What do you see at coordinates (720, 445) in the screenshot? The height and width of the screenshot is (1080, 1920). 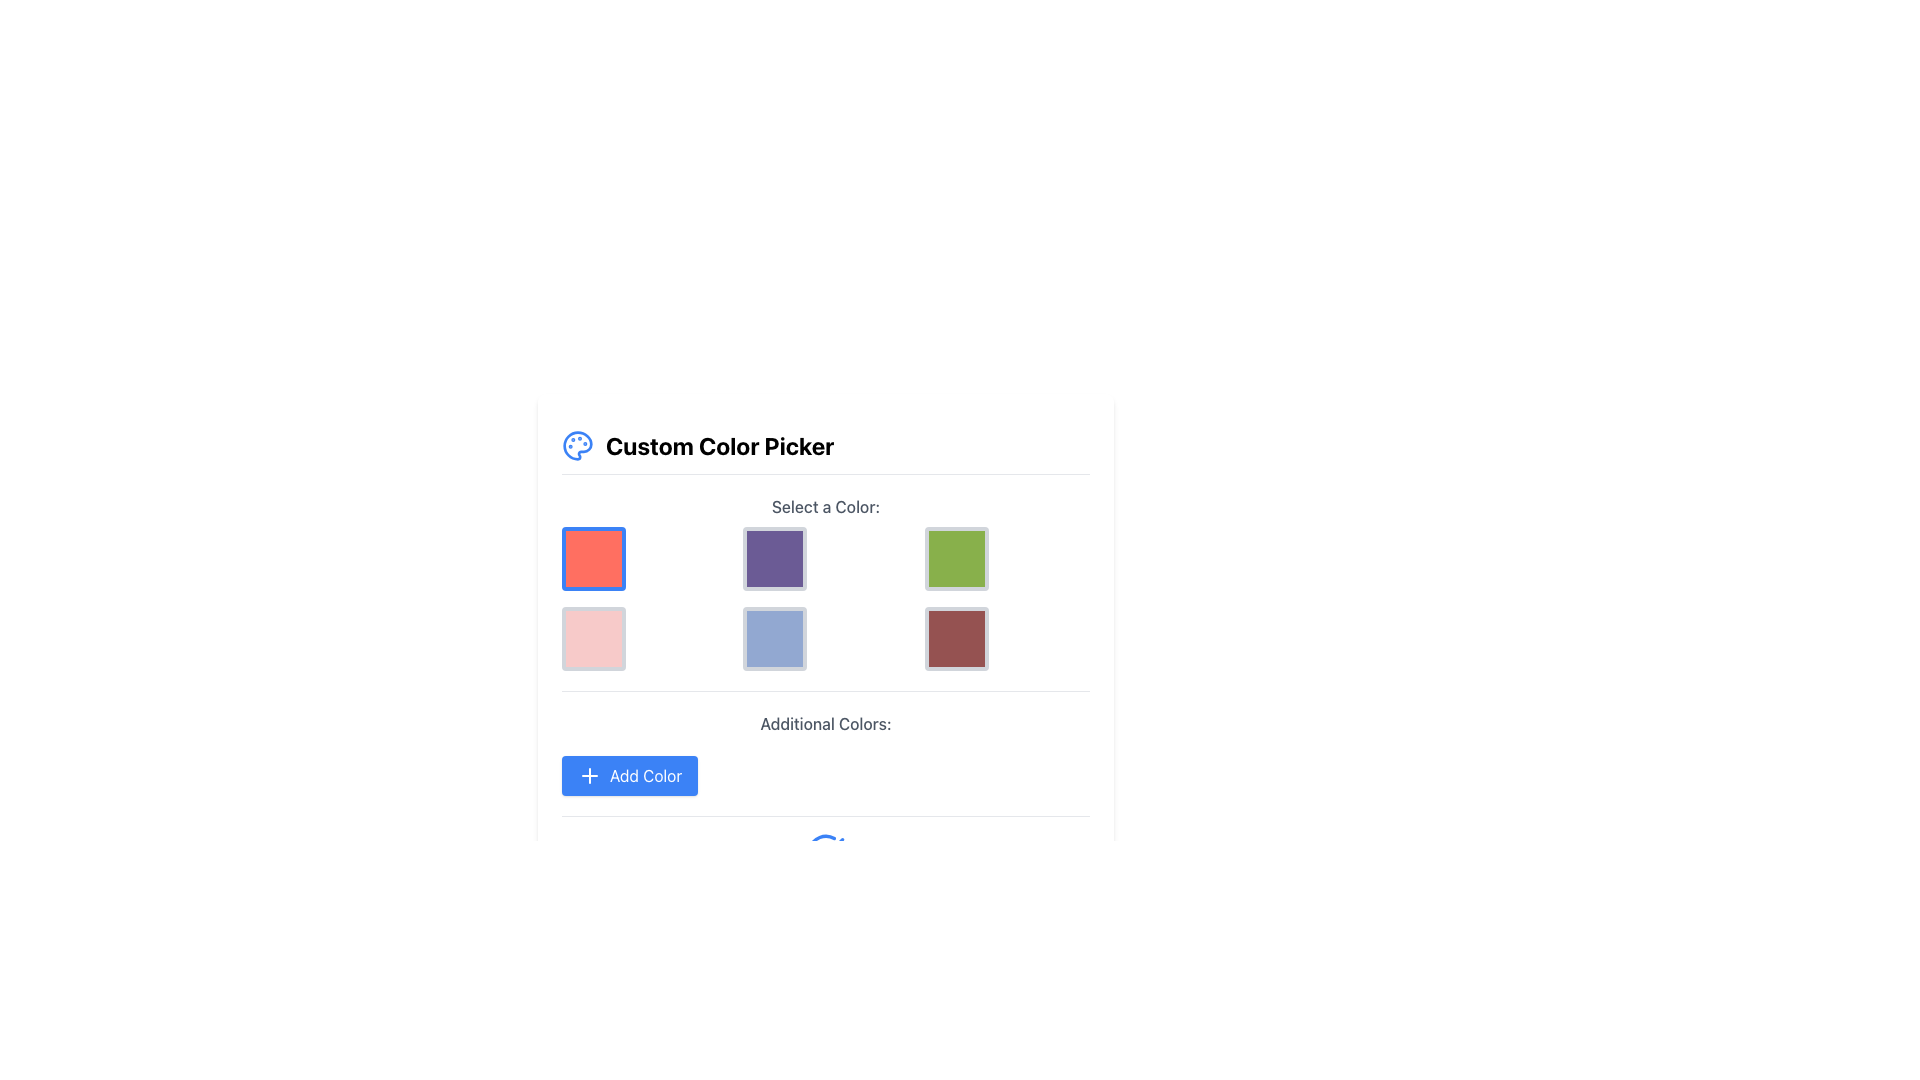 I see `the Text Label that serves as a header for the 'Custom Color Picker' feature, located to the right of a small palette icon` at bounding box center [720, 445].